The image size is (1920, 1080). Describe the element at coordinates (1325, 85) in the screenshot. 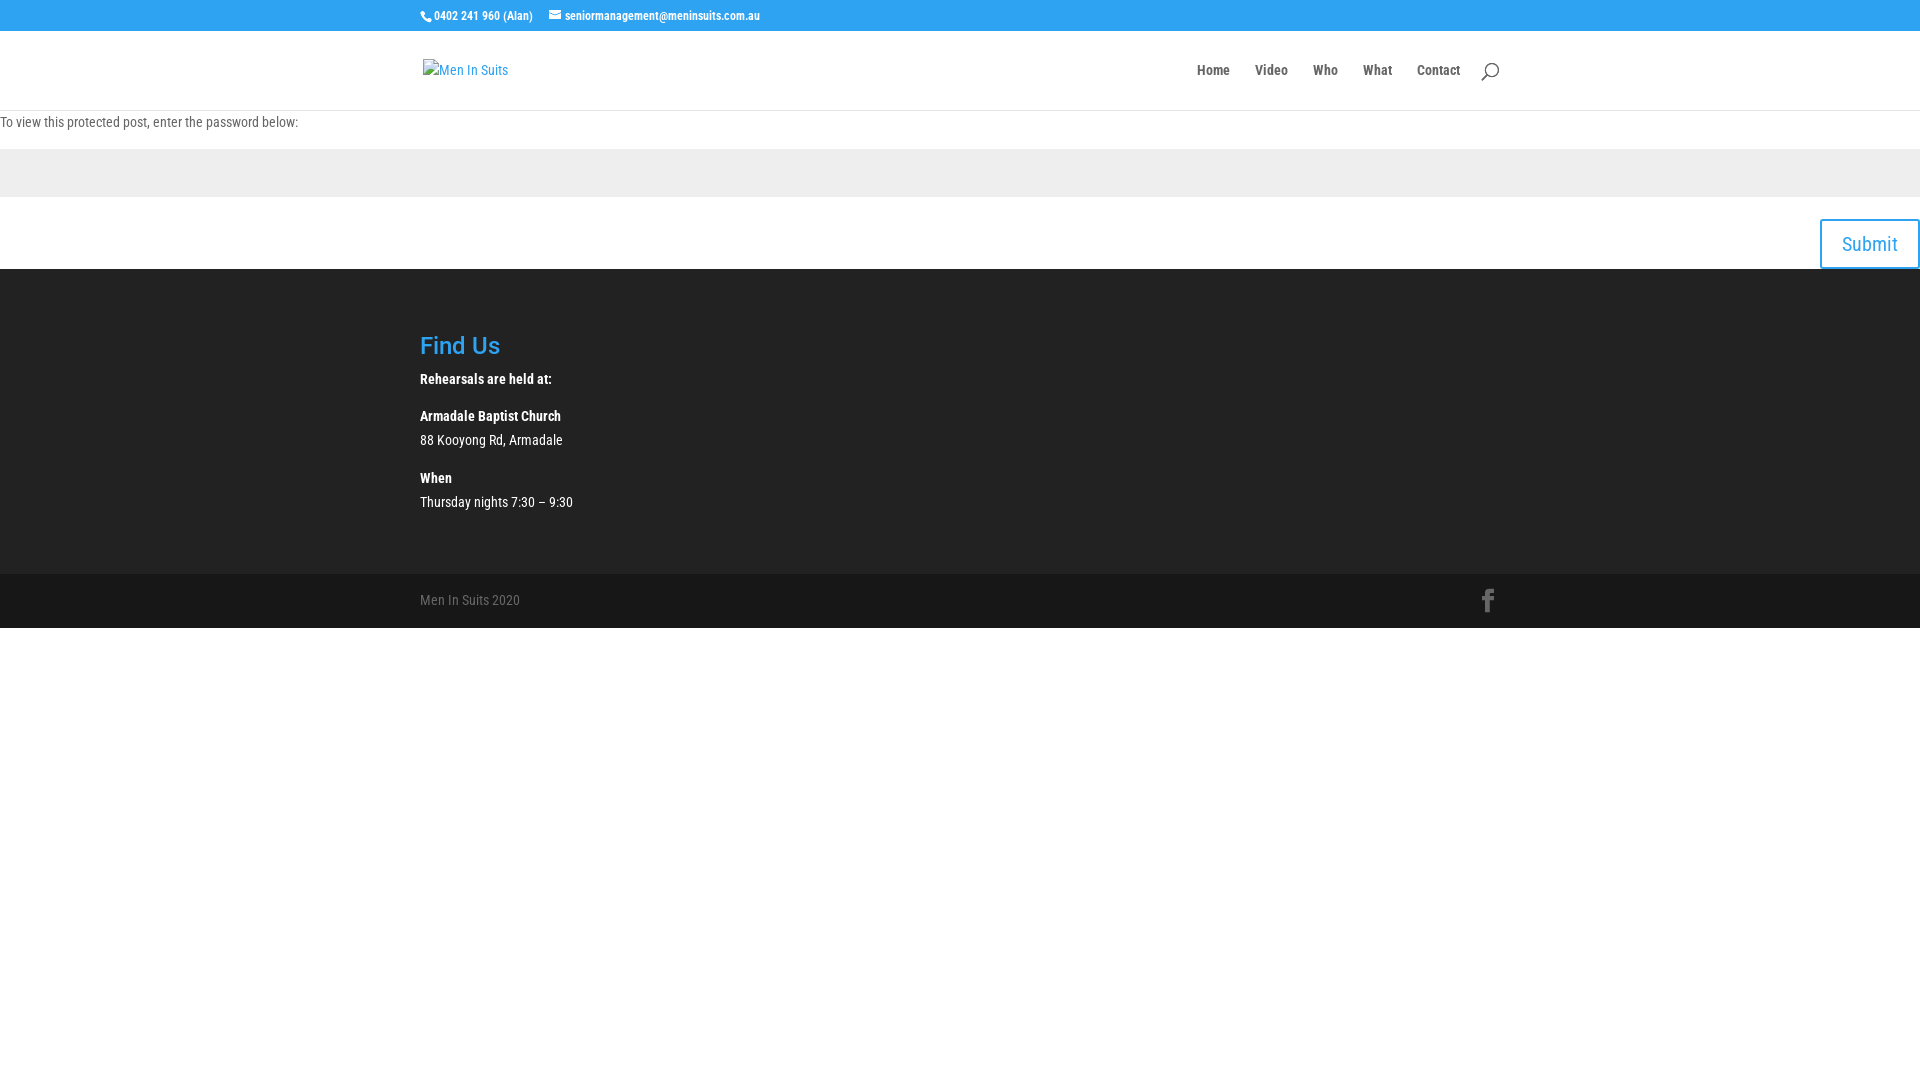

I see `'Who'` at that location.